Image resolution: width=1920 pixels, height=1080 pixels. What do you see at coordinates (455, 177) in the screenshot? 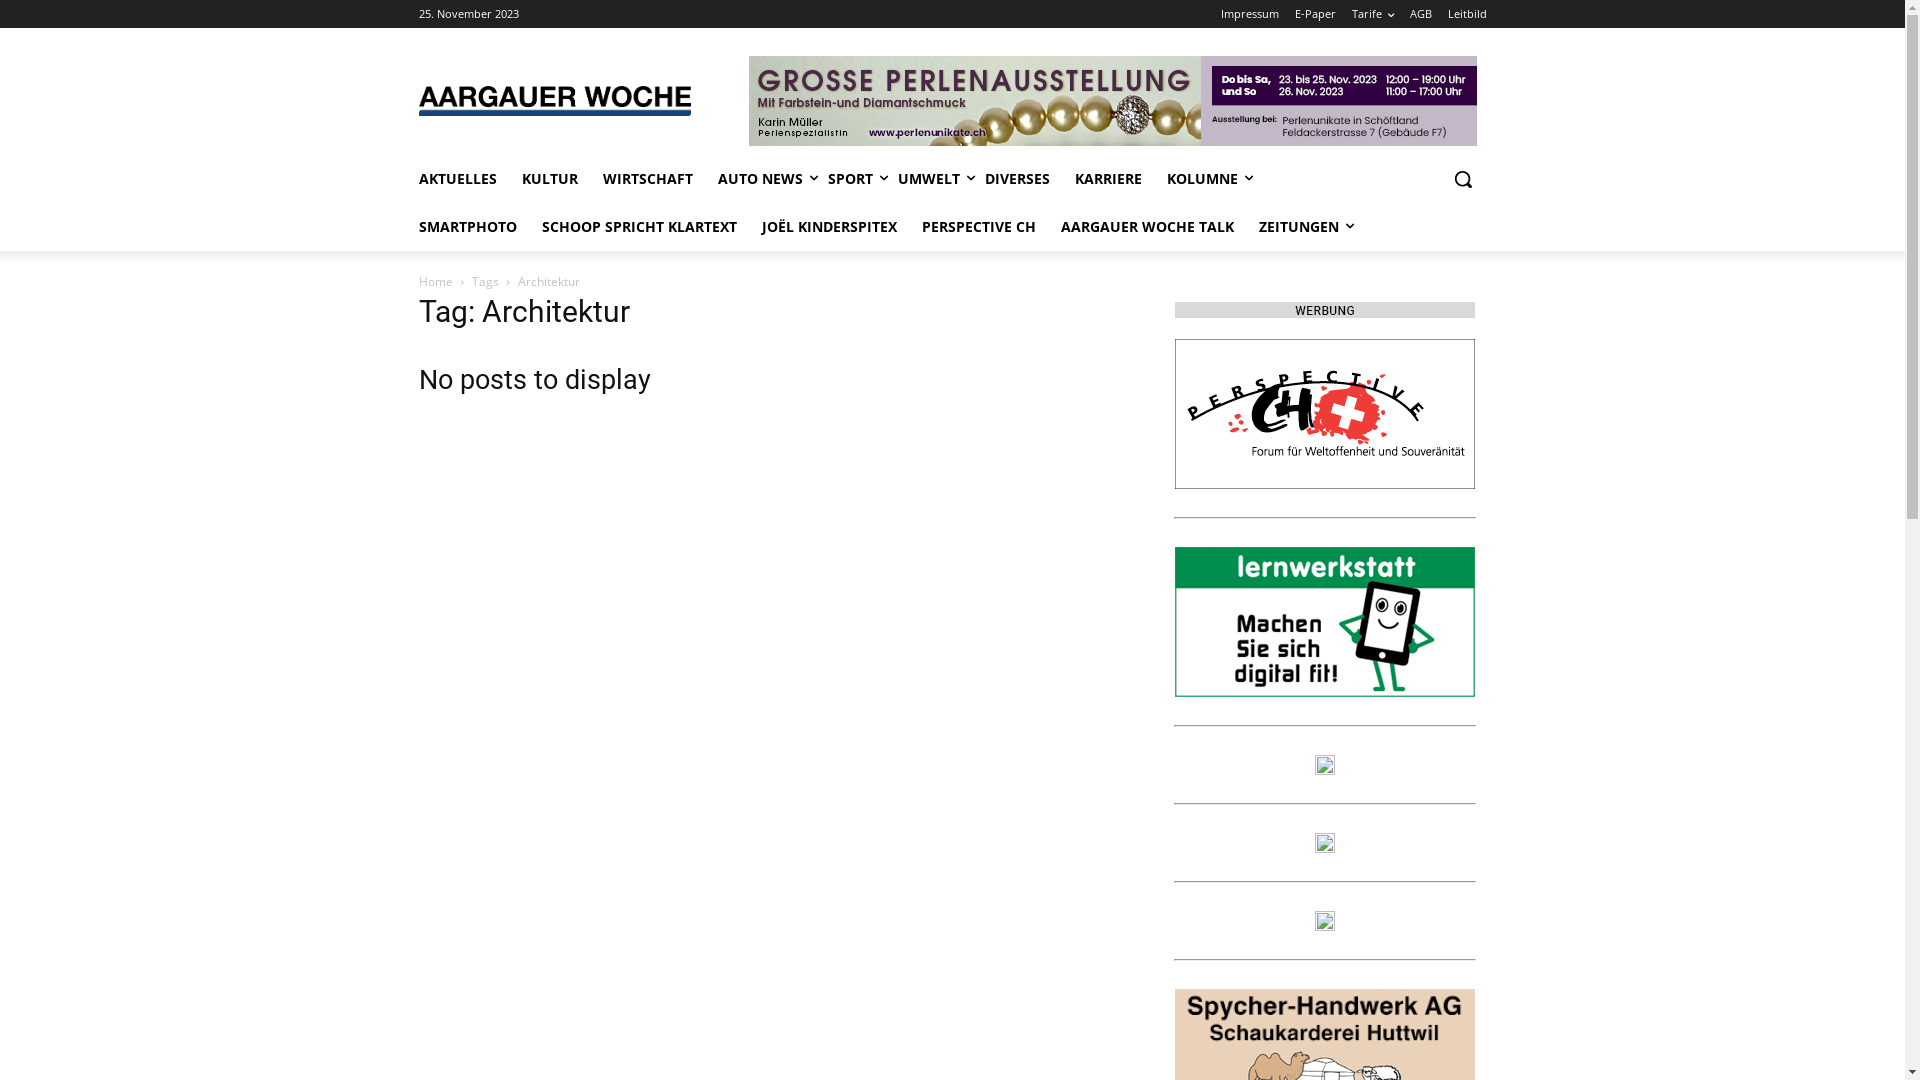
I see `'AKTUELLES'` at bounding box center [455, 177].